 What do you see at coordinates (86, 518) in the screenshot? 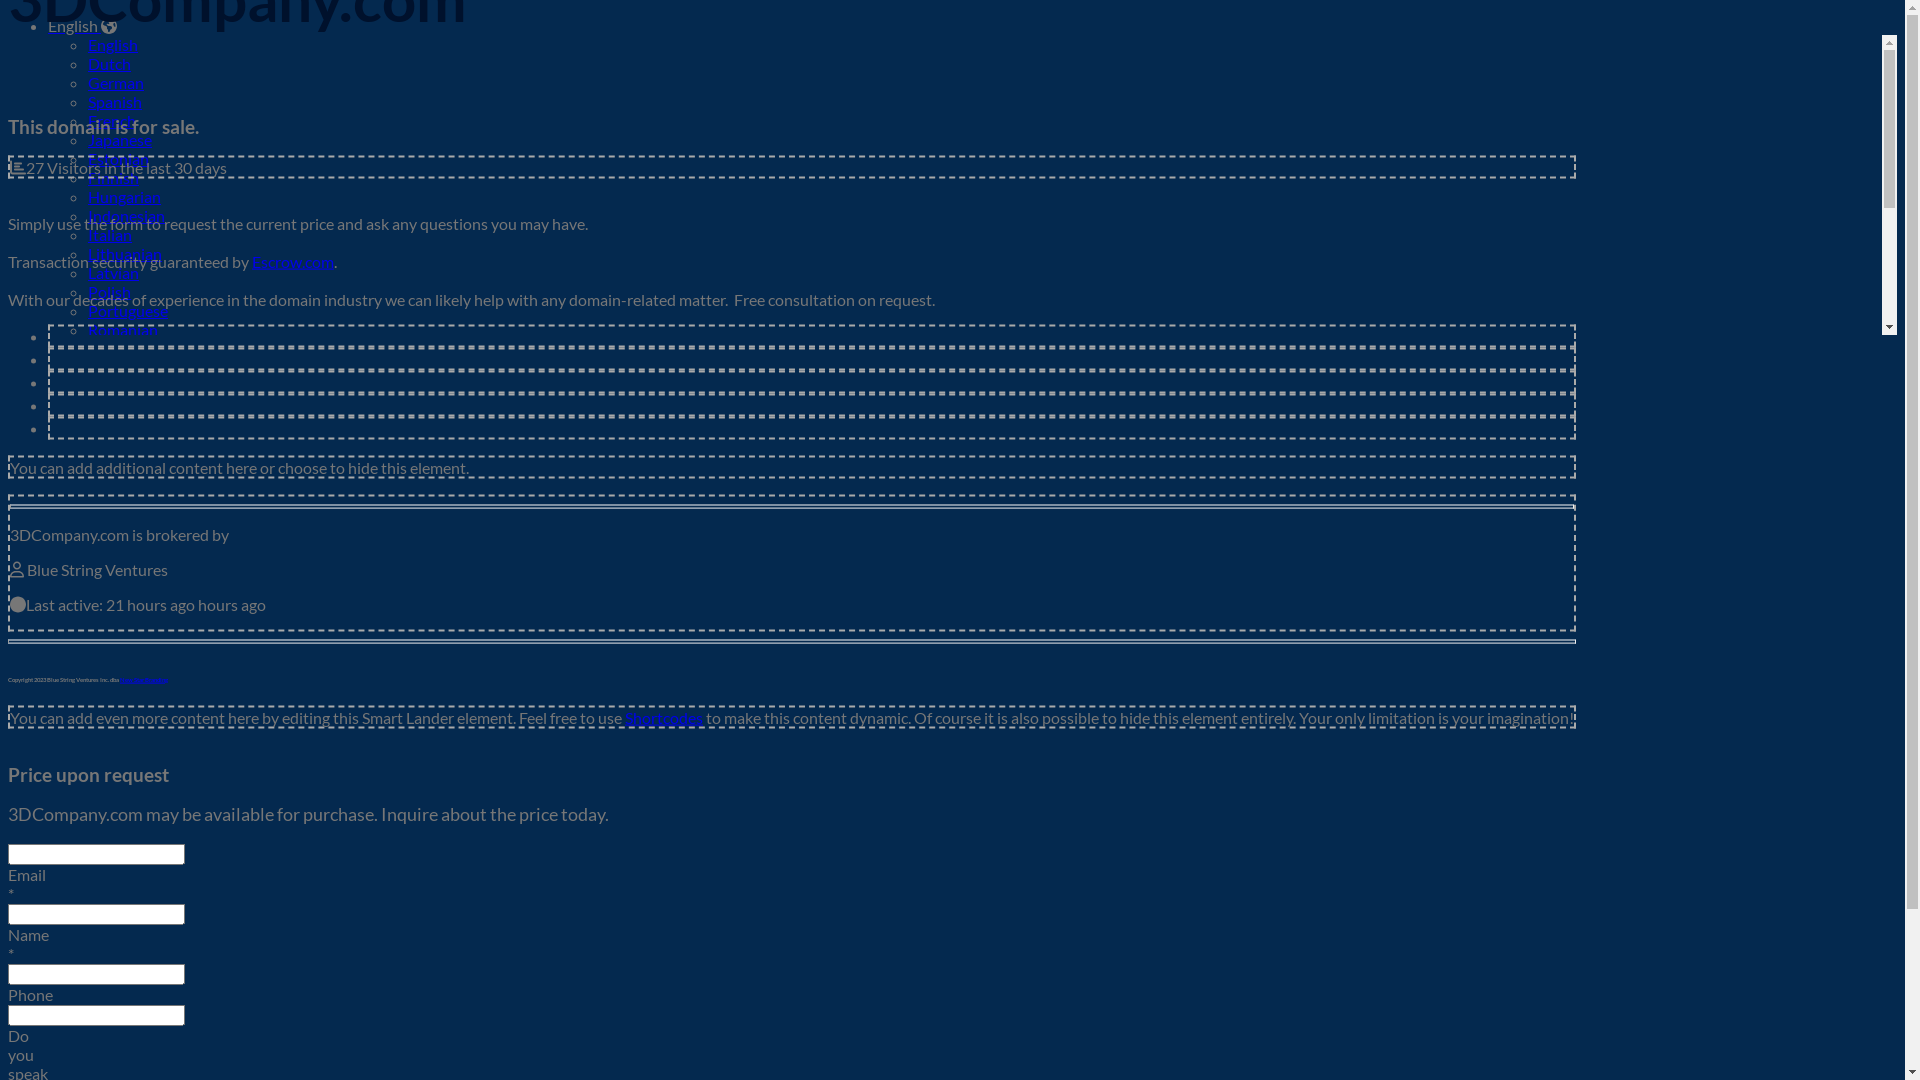
I see `'Danish'` at bounding box center [86, 518].